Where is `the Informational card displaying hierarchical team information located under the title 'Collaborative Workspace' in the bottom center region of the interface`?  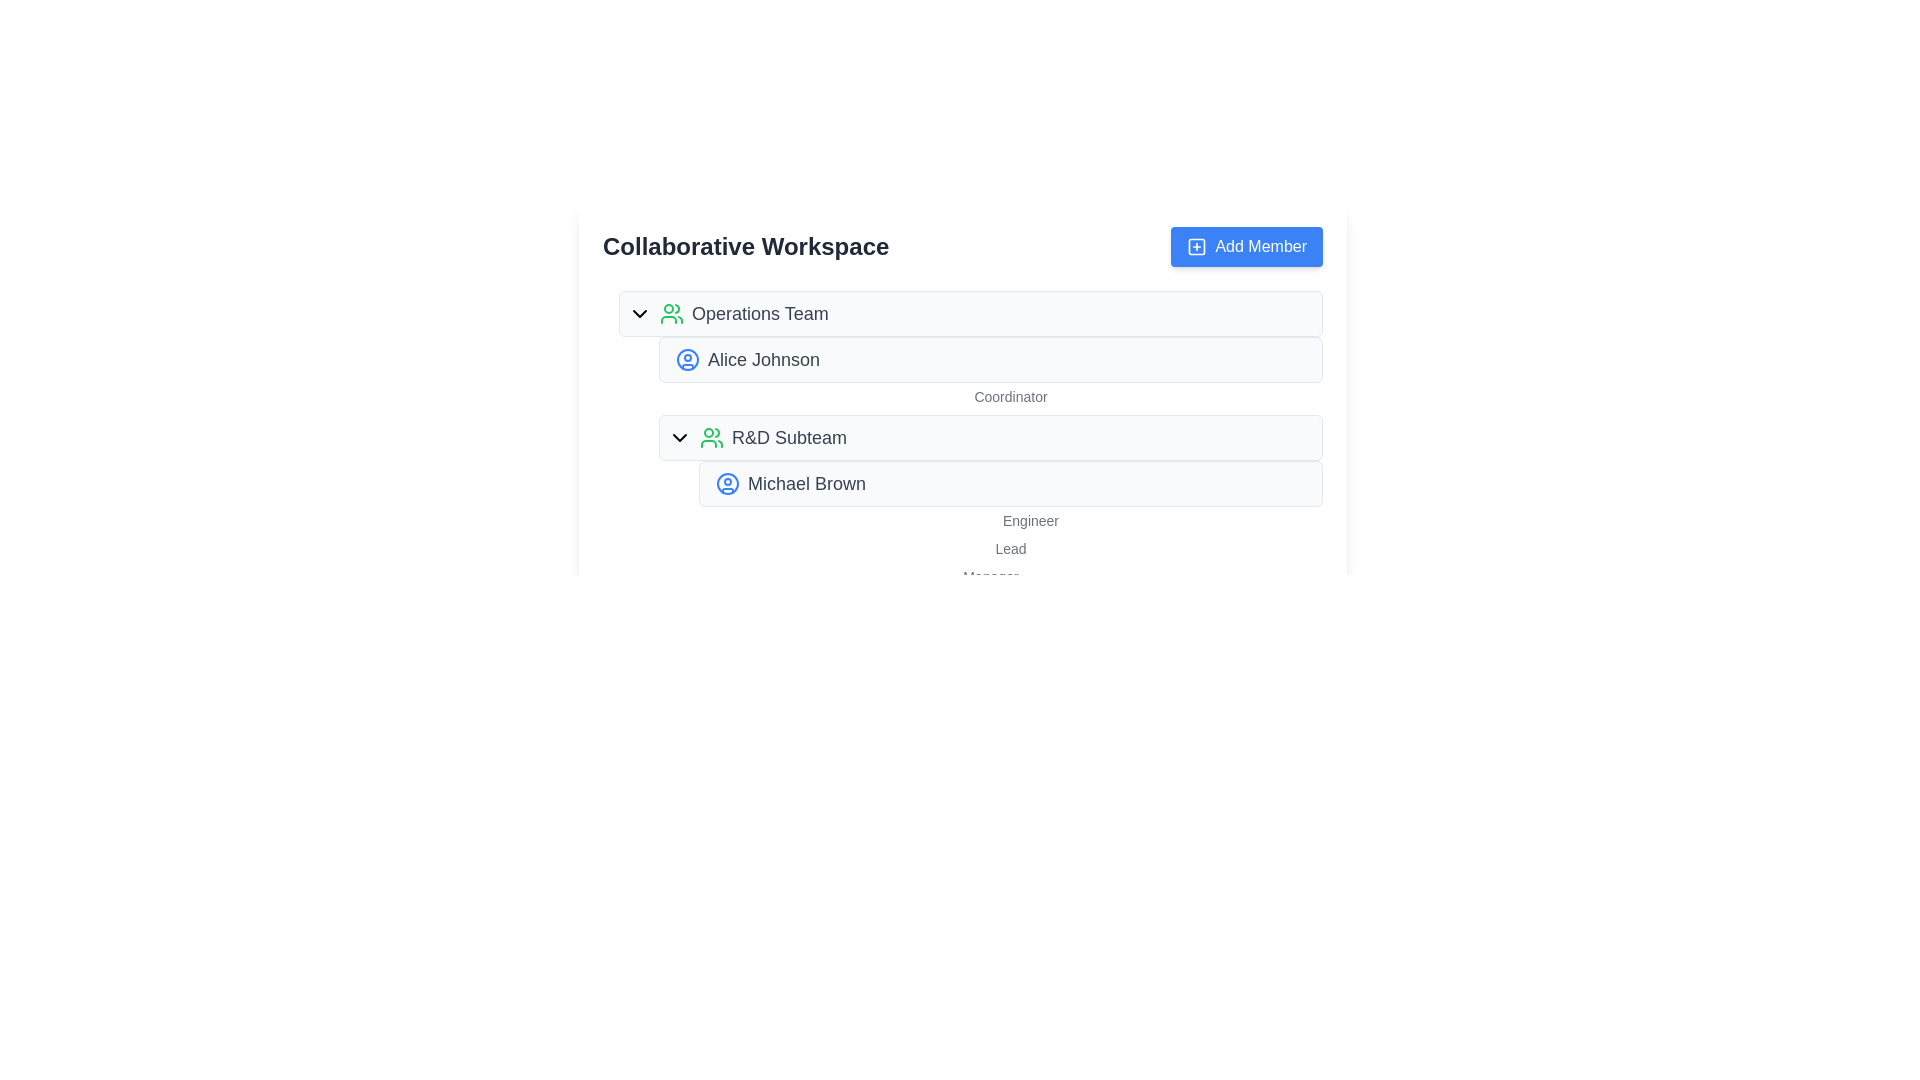
the Informational card displaying hierarchical team information located under the title 'Collaborative Workspace' in the bottom center region of the interface is located at coordinates (963, 438).